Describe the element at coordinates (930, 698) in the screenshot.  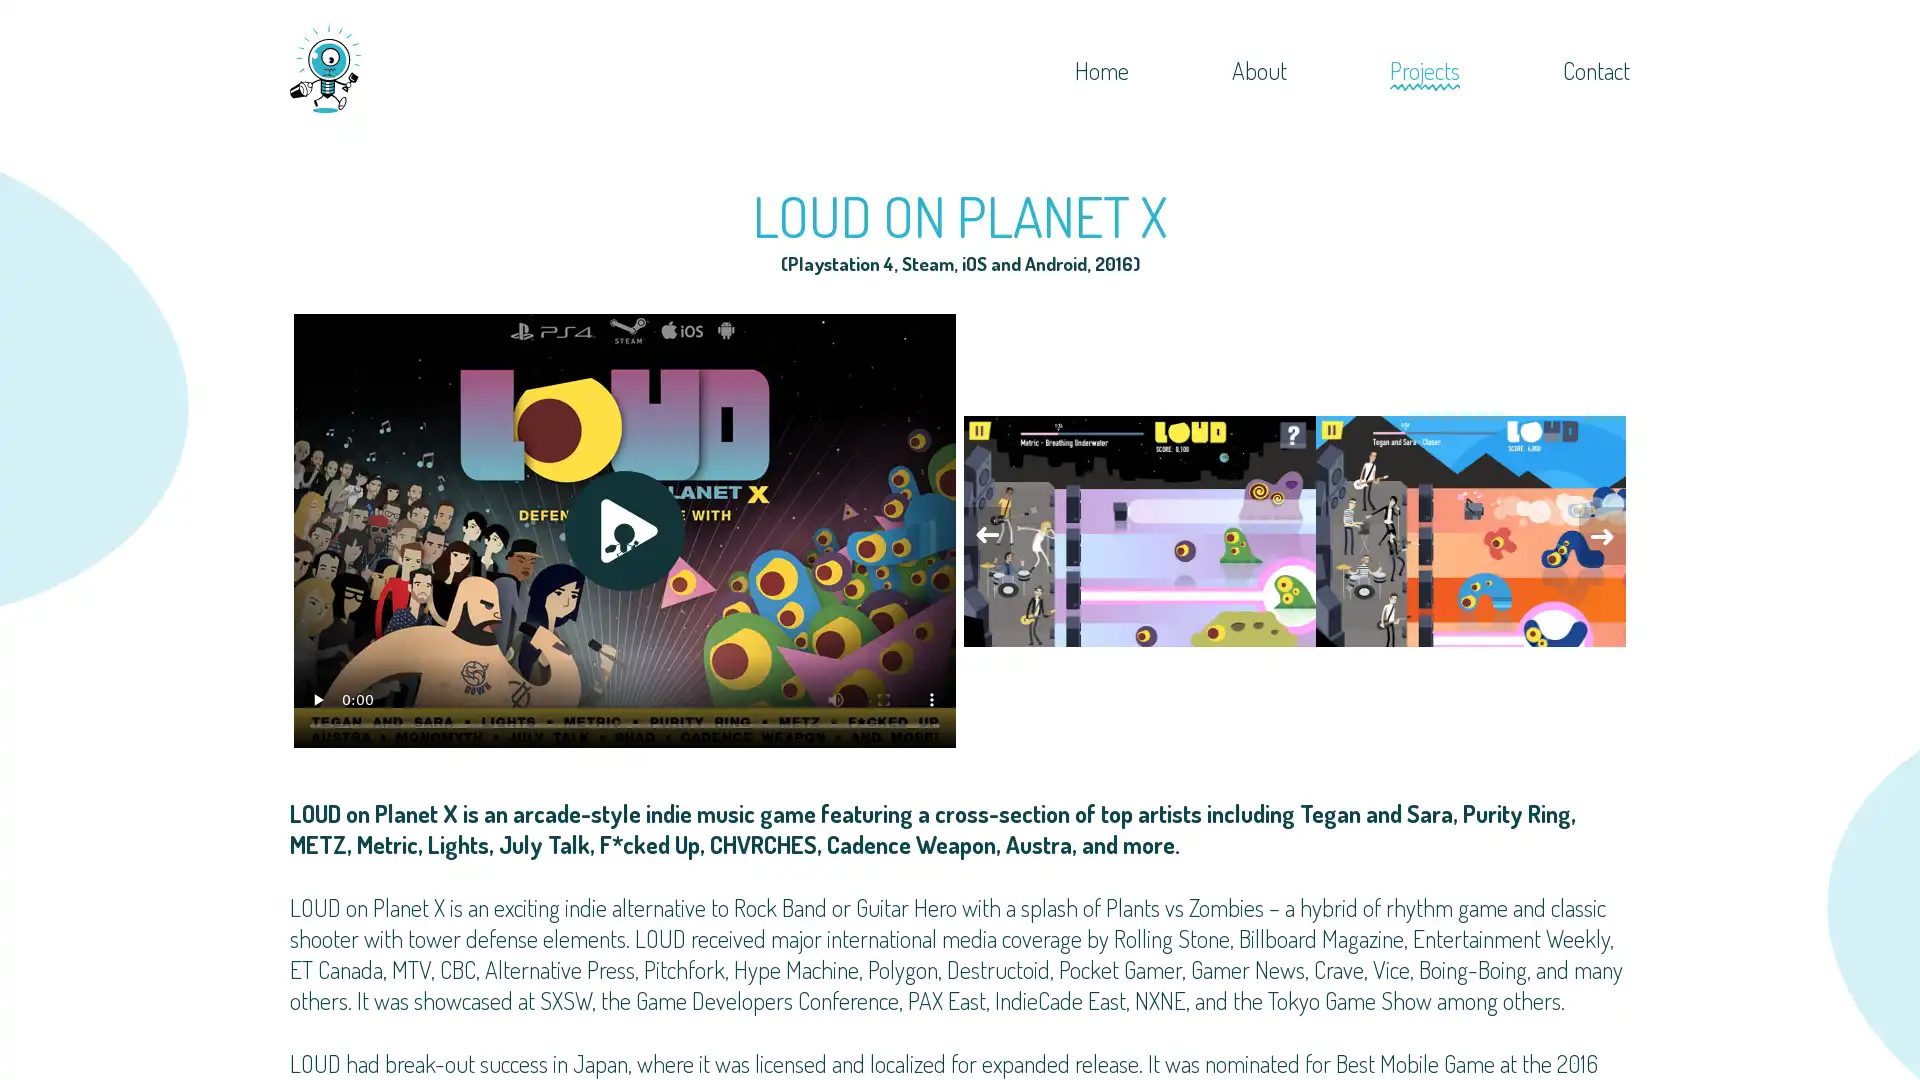
I see `show more media controls` at that location.